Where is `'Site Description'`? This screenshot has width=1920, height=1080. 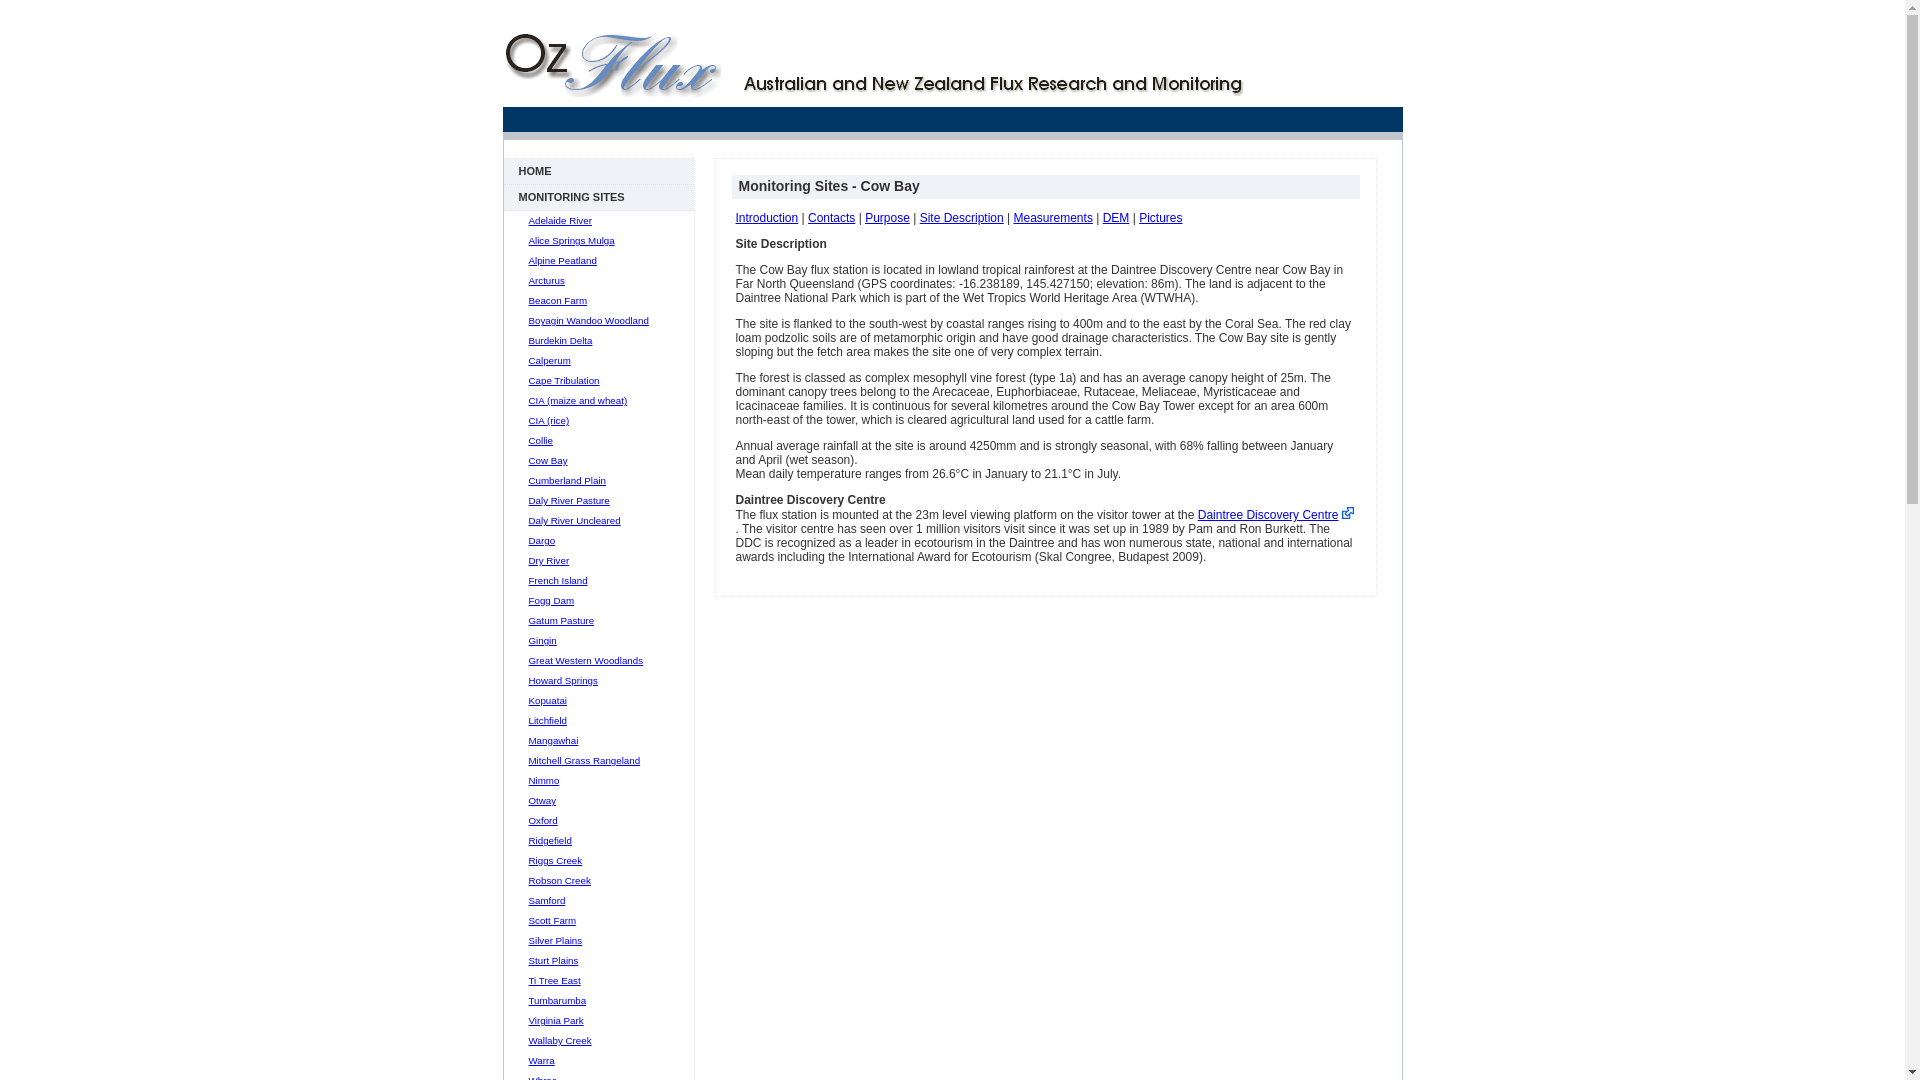
'Site Description' is located at coordinates (961, 218).